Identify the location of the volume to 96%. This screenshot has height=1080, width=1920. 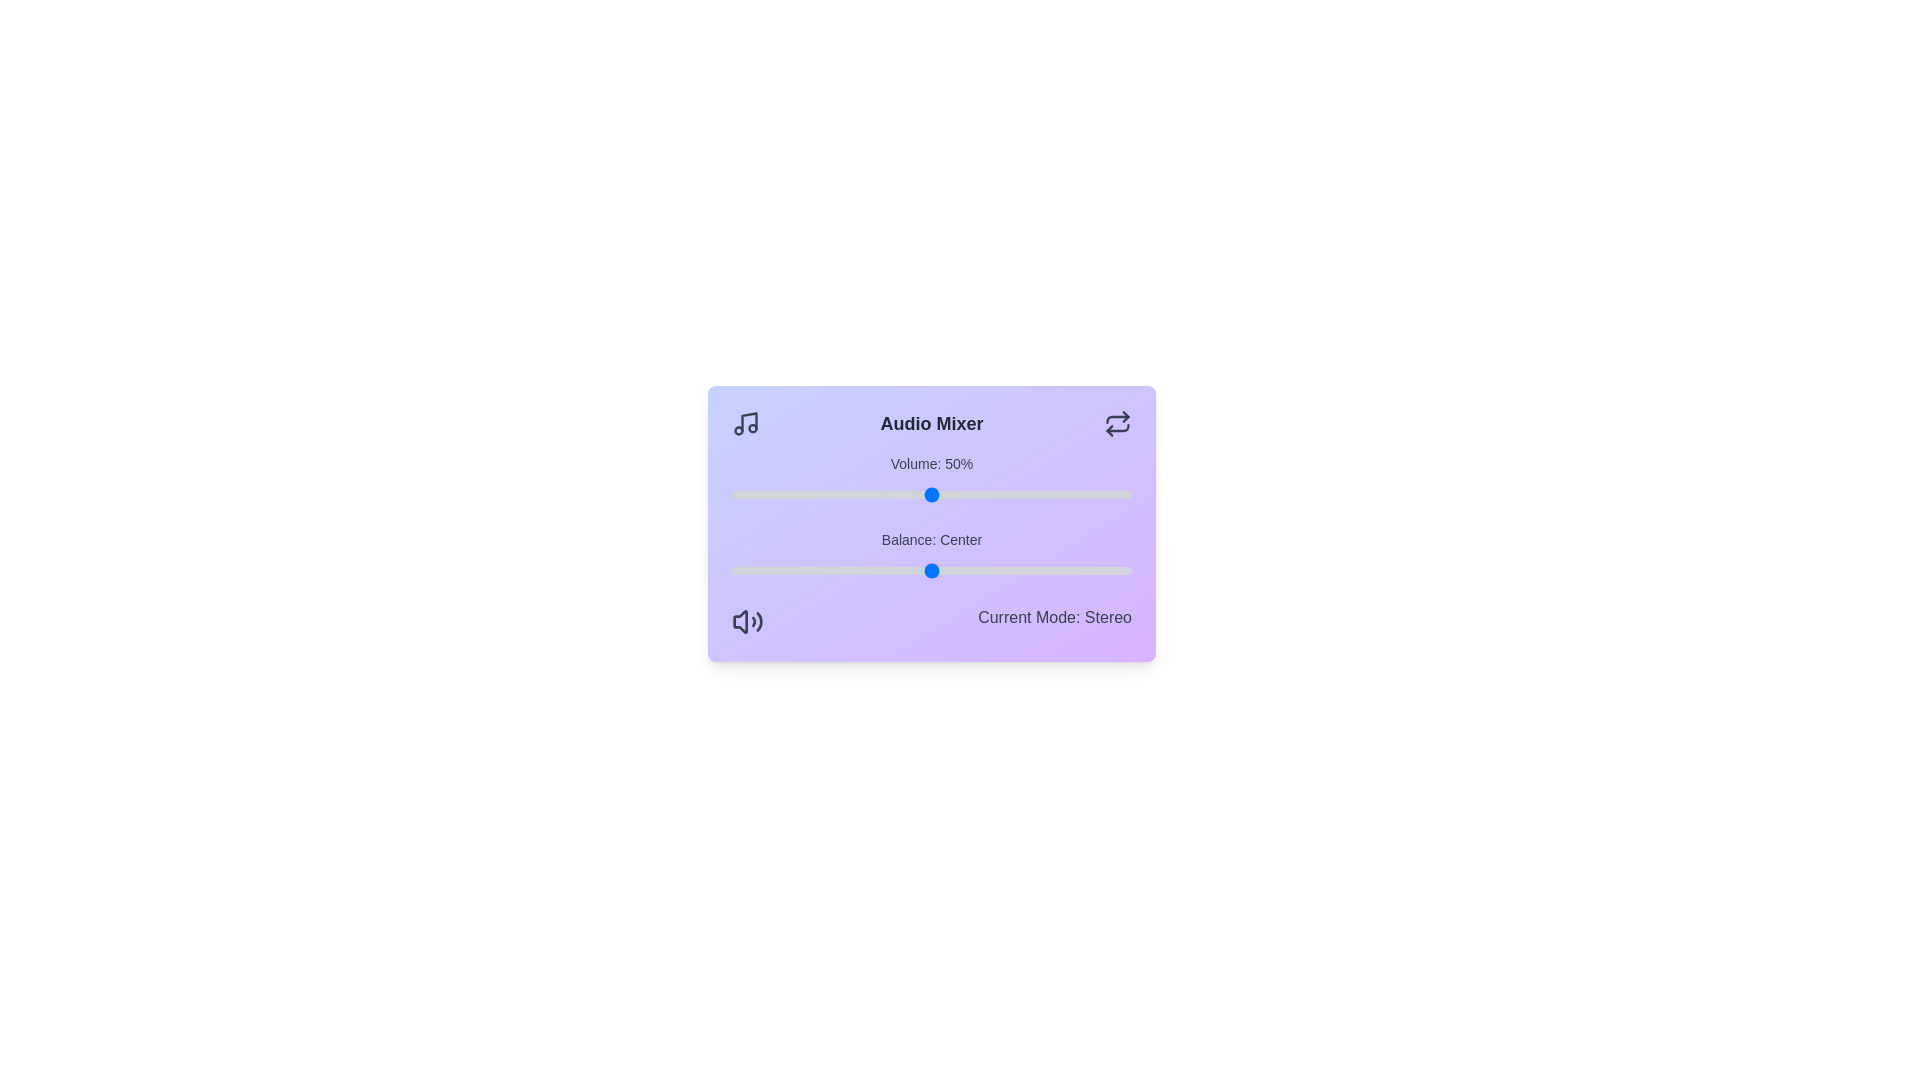
(1115, 494).